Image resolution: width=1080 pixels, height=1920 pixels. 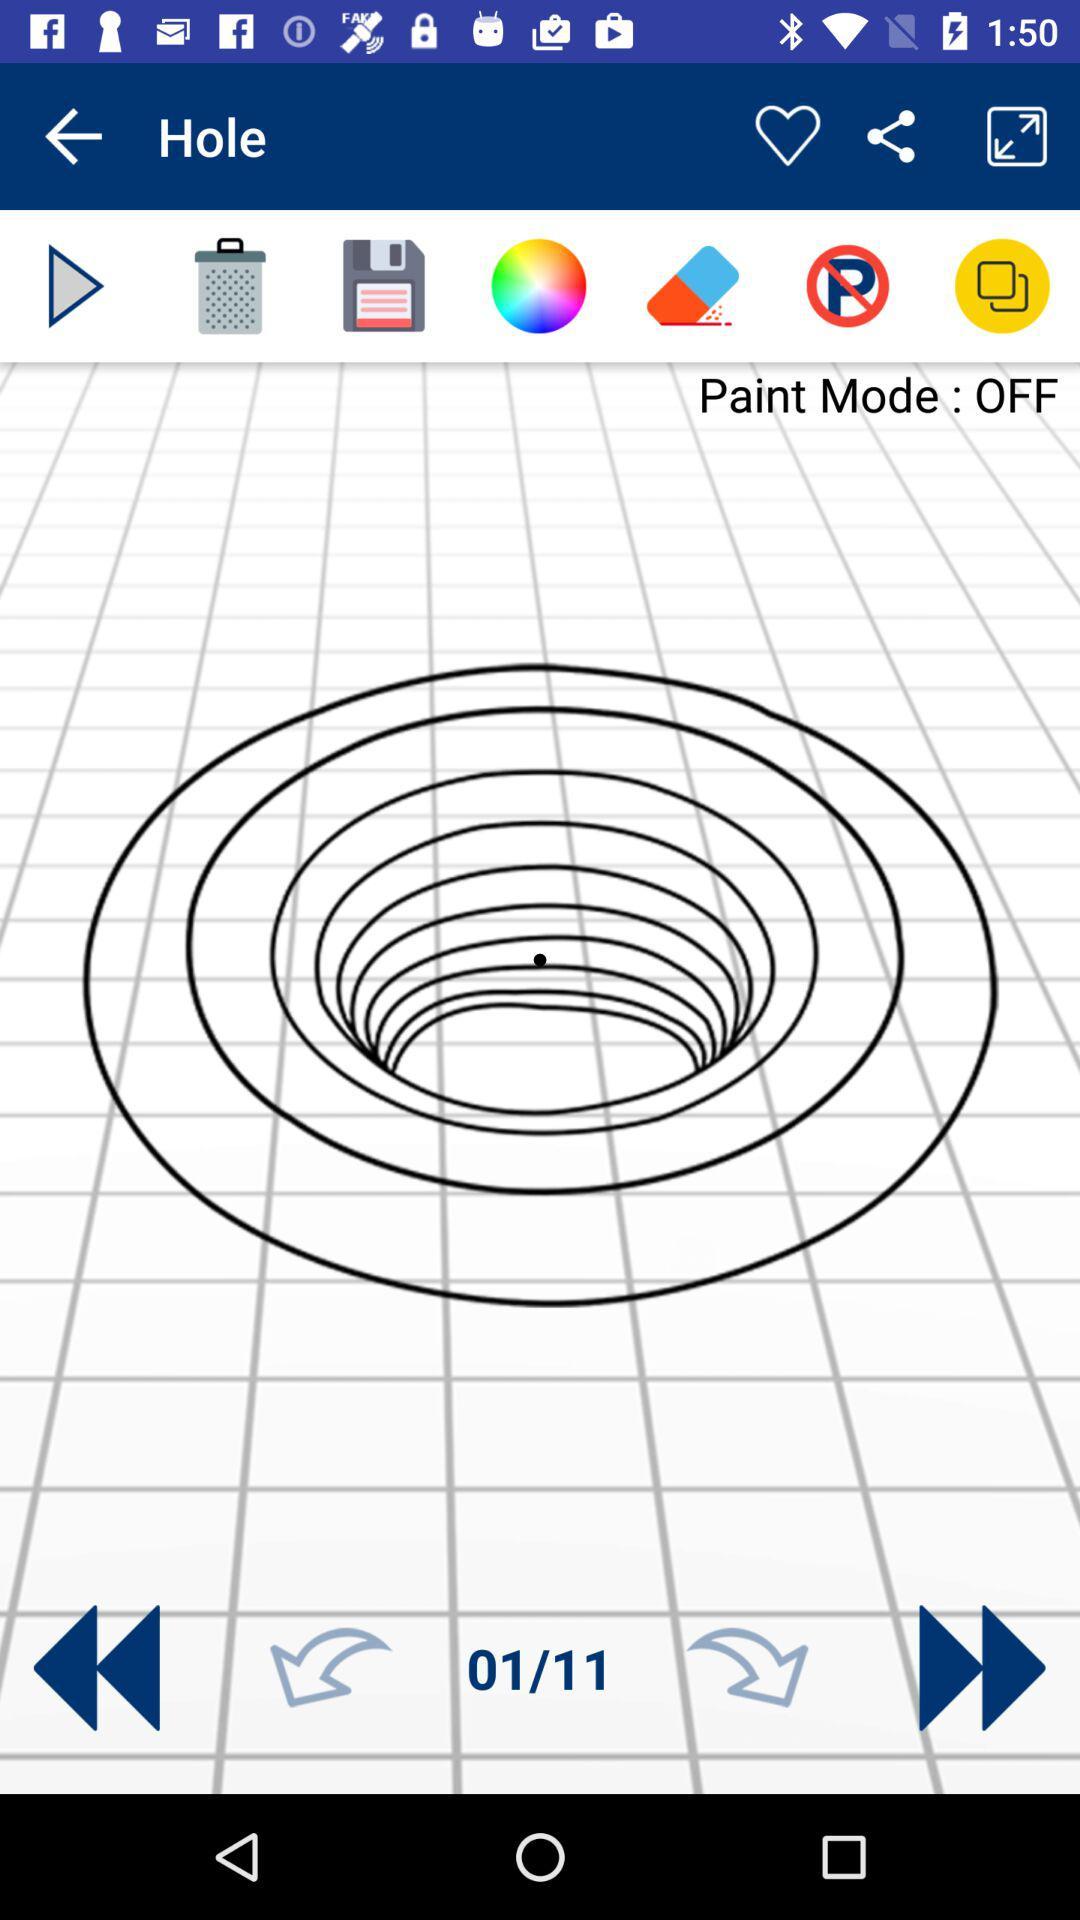 I want to click on go forward, so click(x=981, y=1668).